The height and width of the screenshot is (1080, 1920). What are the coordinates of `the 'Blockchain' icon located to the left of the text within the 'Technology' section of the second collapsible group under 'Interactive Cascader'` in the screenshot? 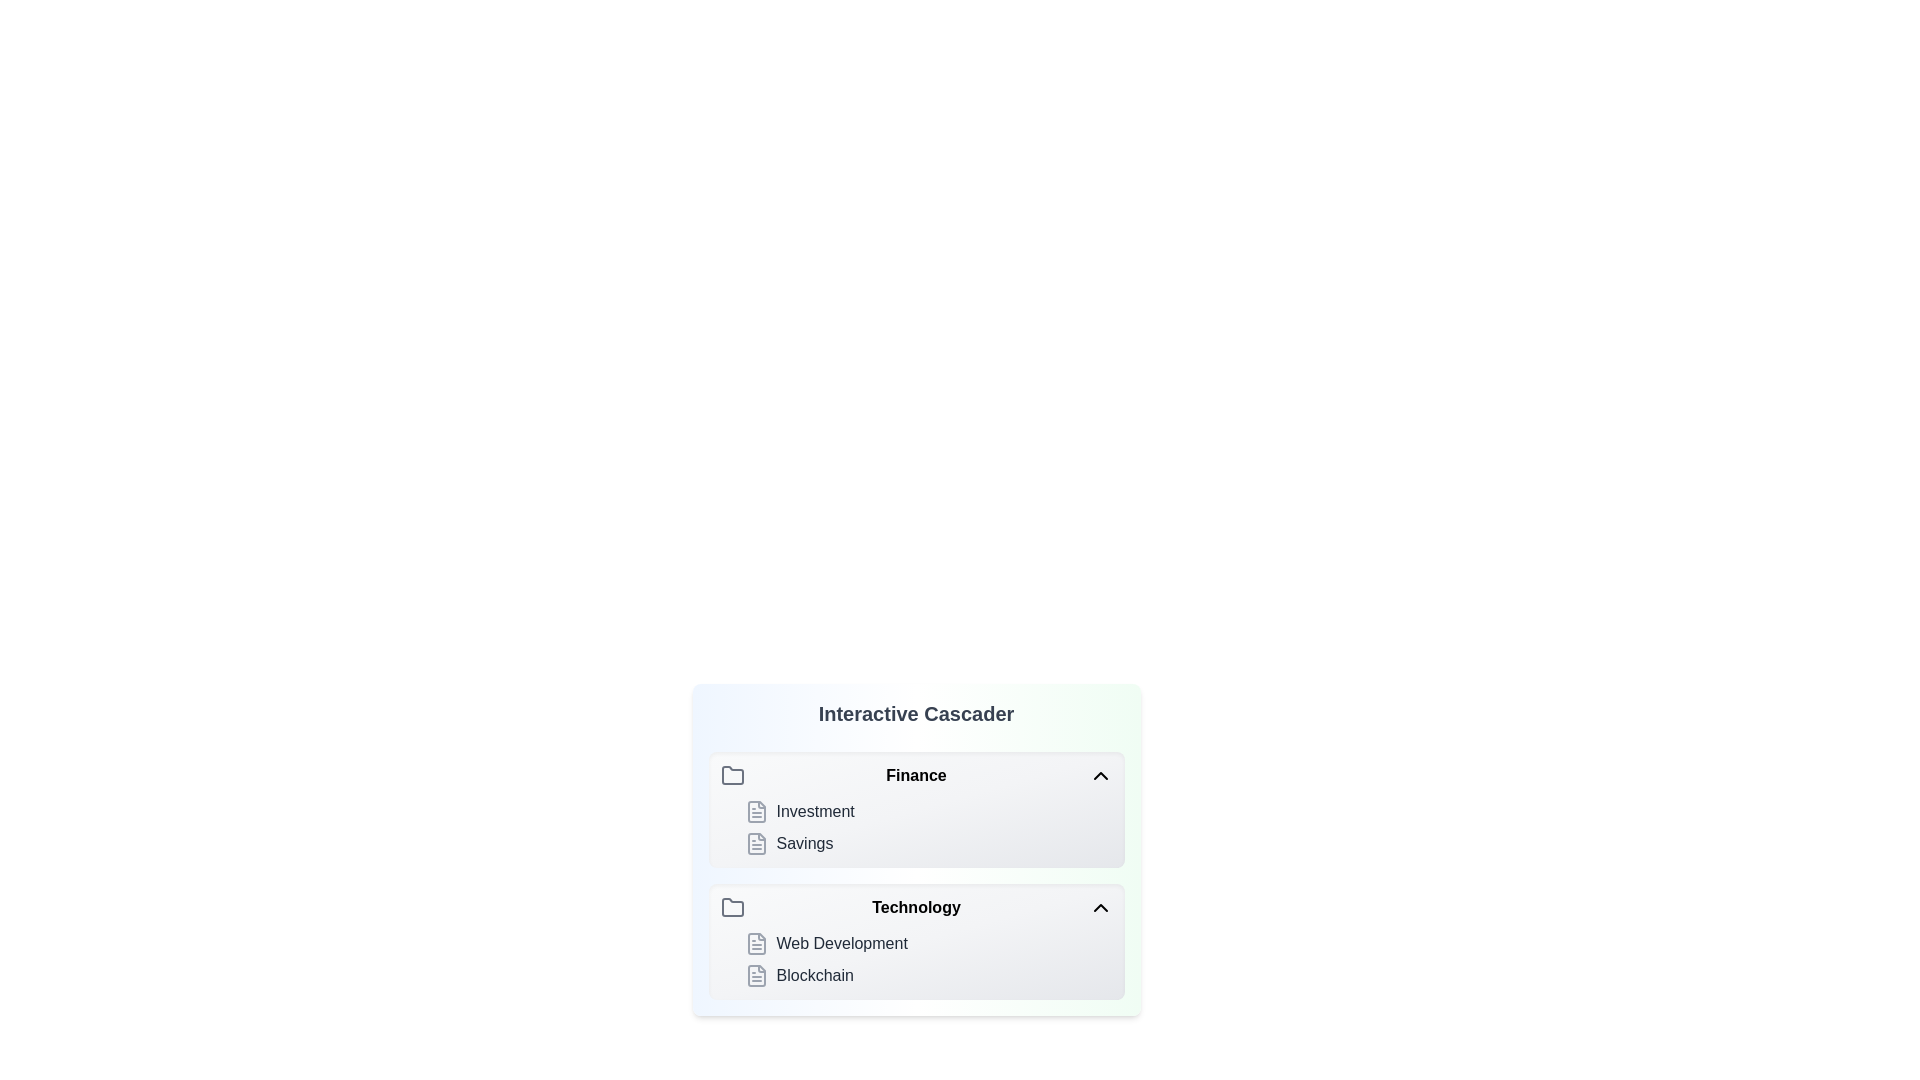 It's located at (755, 974).